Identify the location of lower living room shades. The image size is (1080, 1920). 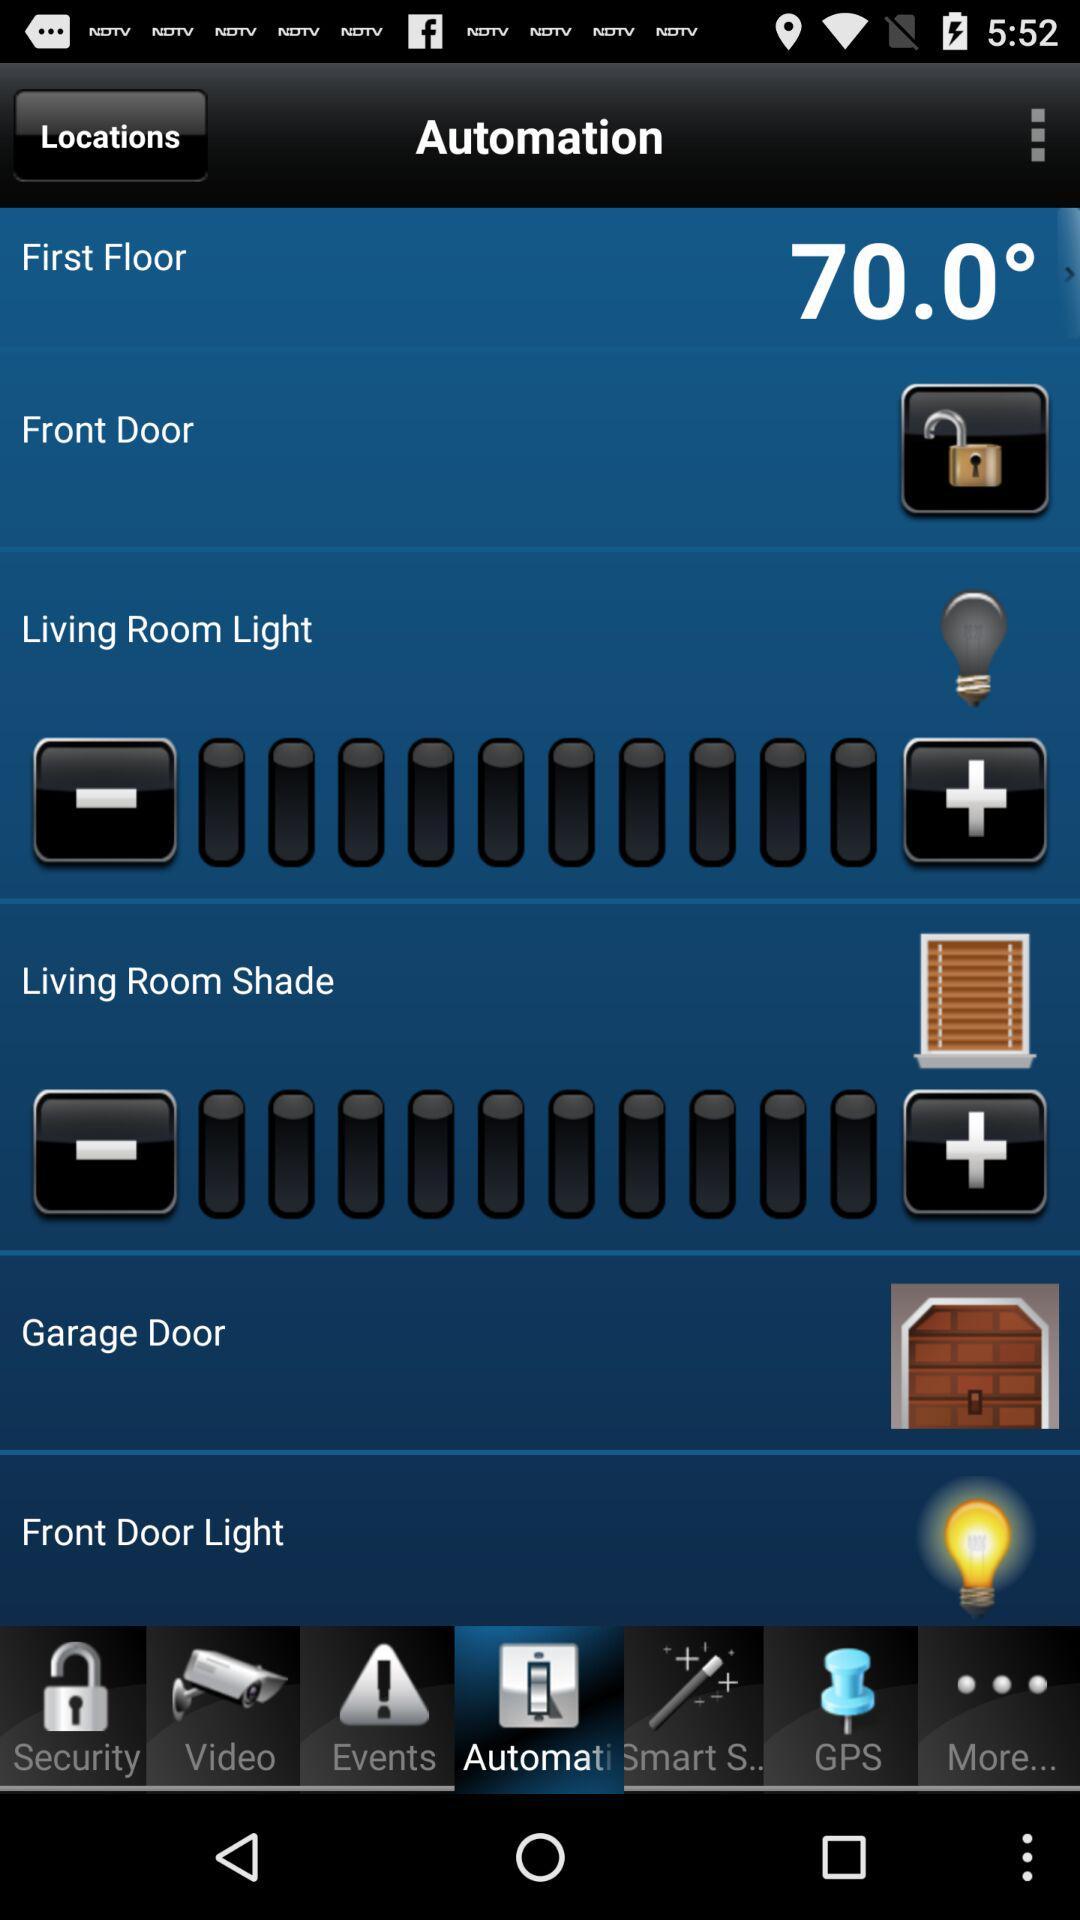
(104, 1153).